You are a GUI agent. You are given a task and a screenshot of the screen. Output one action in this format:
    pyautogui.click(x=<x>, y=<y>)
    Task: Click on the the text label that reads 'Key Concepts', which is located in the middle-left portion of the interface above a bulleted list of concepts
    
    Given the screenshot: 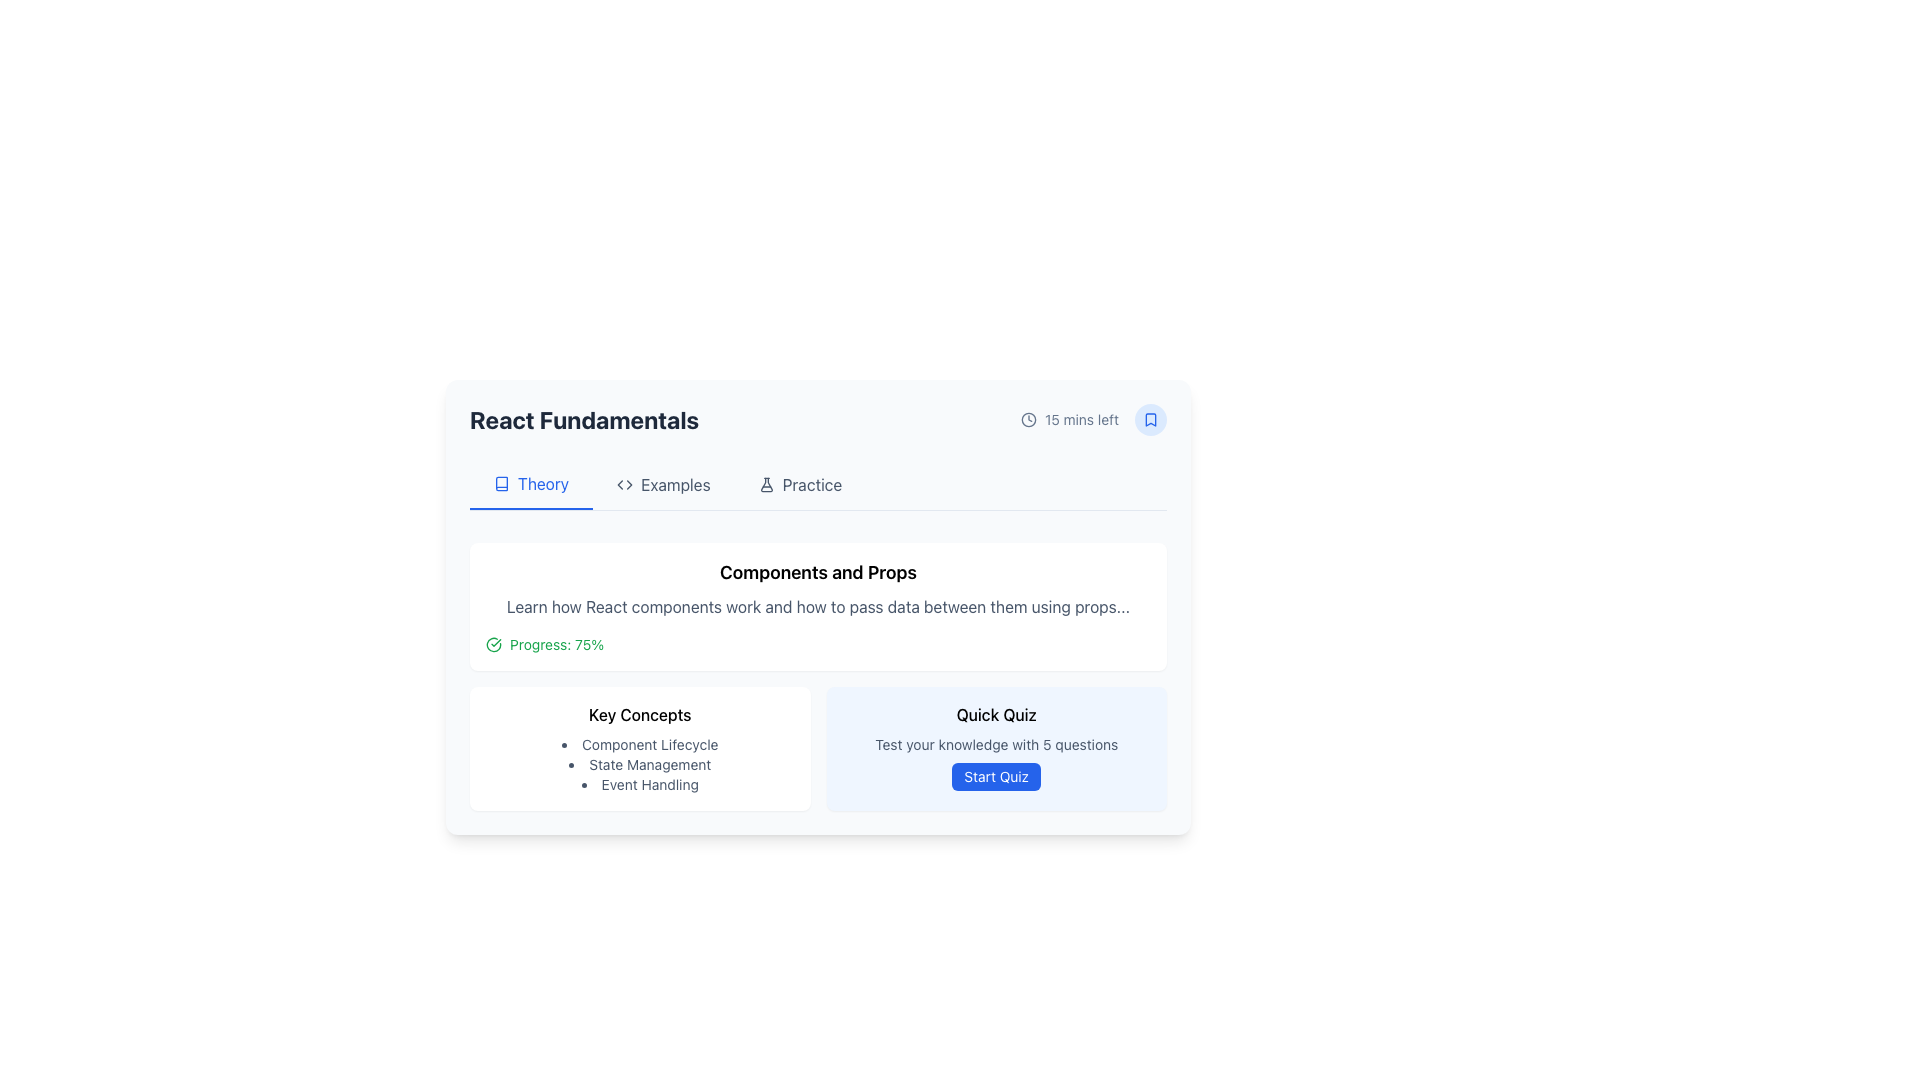 What is the action you would take?
    pyautogui.click(x=640, y=713)
    